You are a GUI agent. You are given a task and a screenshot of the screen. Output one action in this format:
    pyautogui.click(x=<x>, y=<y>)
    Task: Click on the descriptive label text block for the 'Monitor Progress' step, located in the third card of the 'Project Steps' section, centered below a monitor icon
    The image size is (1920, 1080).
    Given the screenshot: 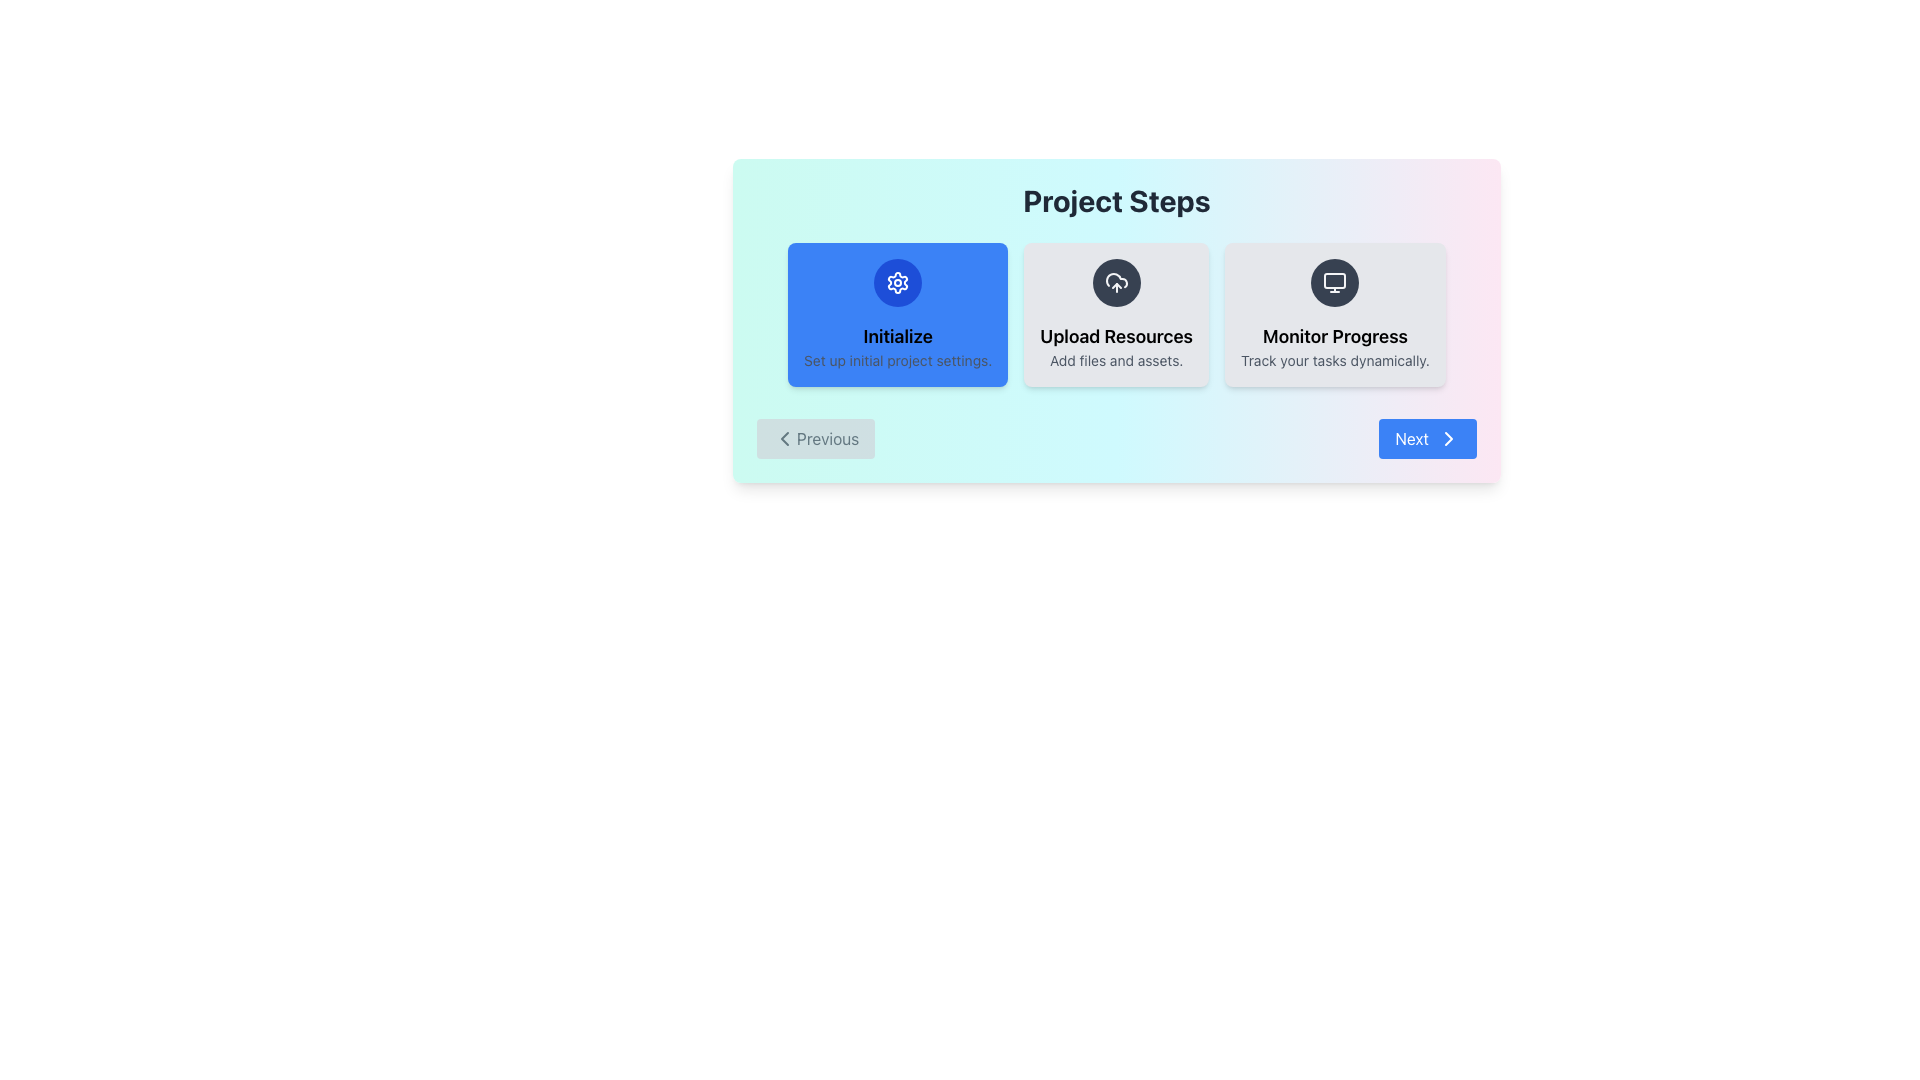 What is the action you would take?
    pyautogui.click(x=1335, y=346)
    